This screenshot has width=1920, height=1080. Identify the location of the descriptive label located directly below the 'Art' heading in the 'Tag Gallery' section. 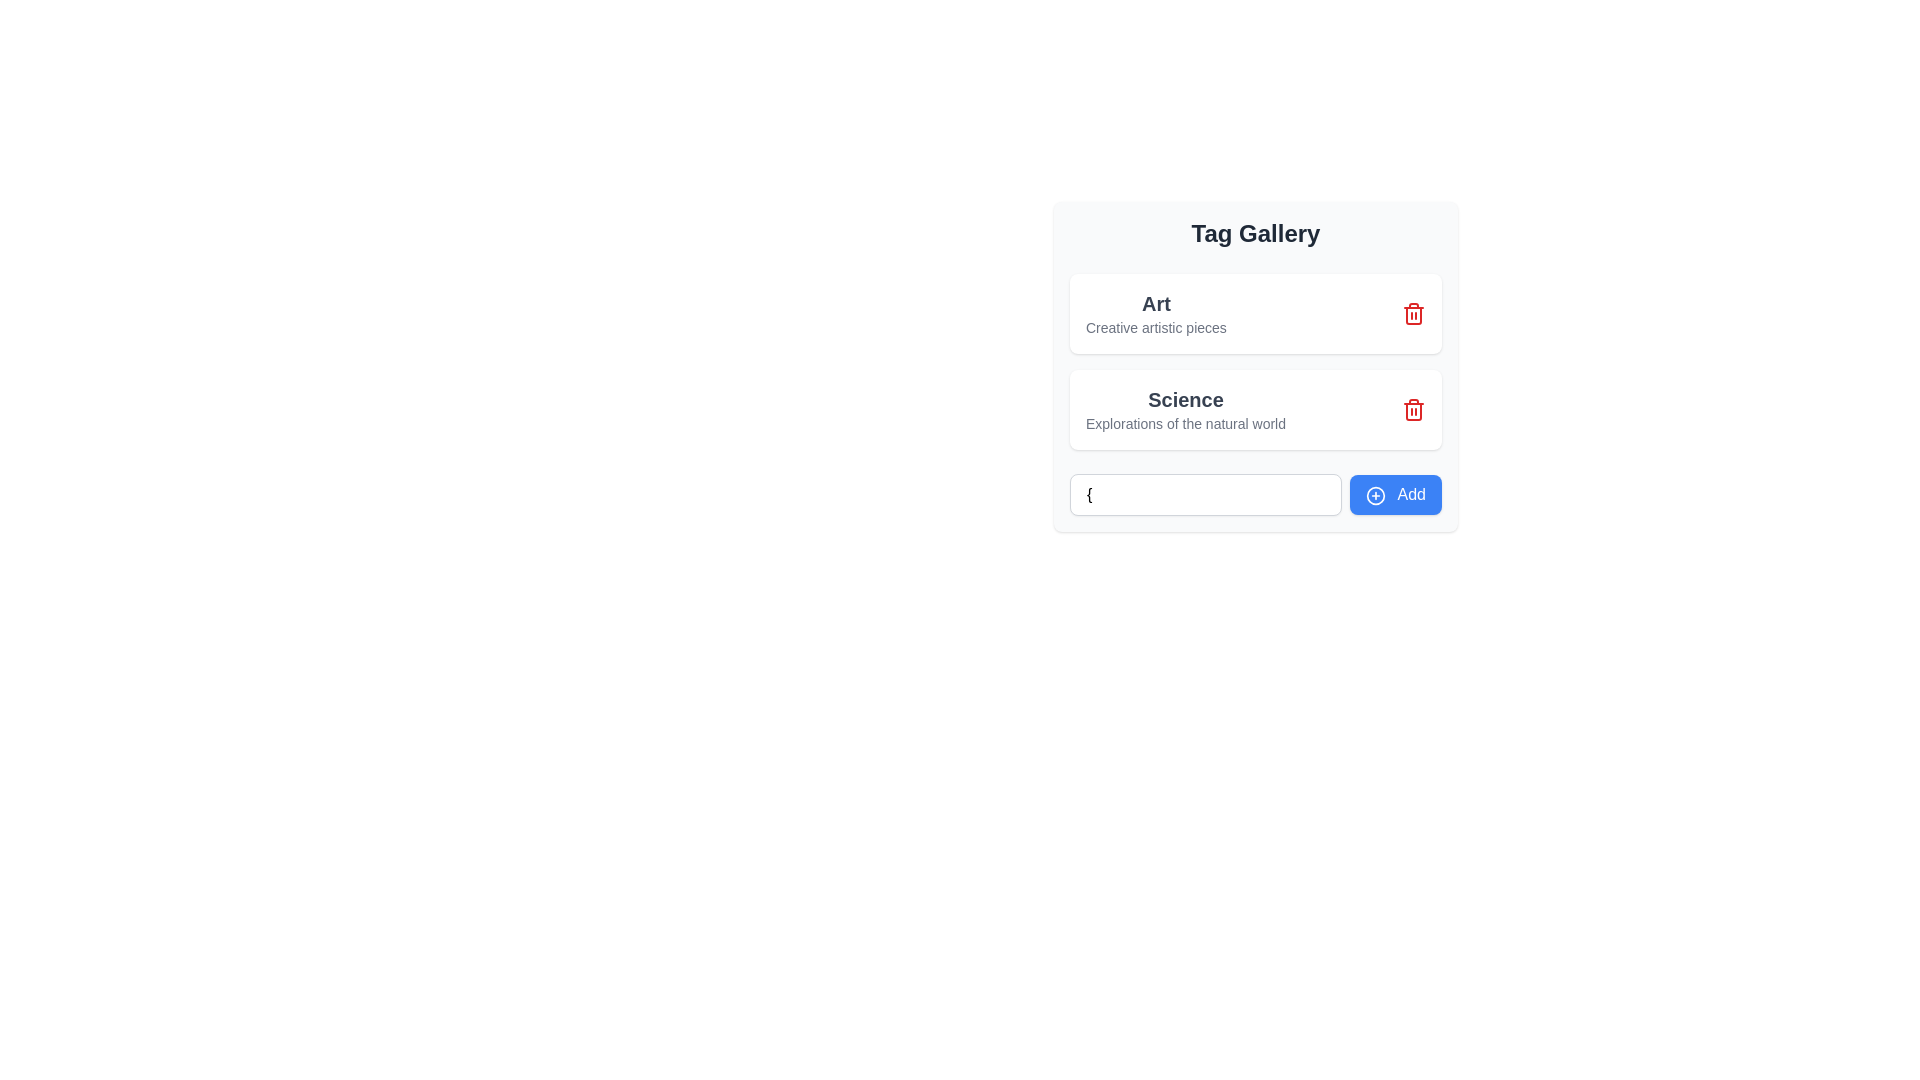
(1156, 326).